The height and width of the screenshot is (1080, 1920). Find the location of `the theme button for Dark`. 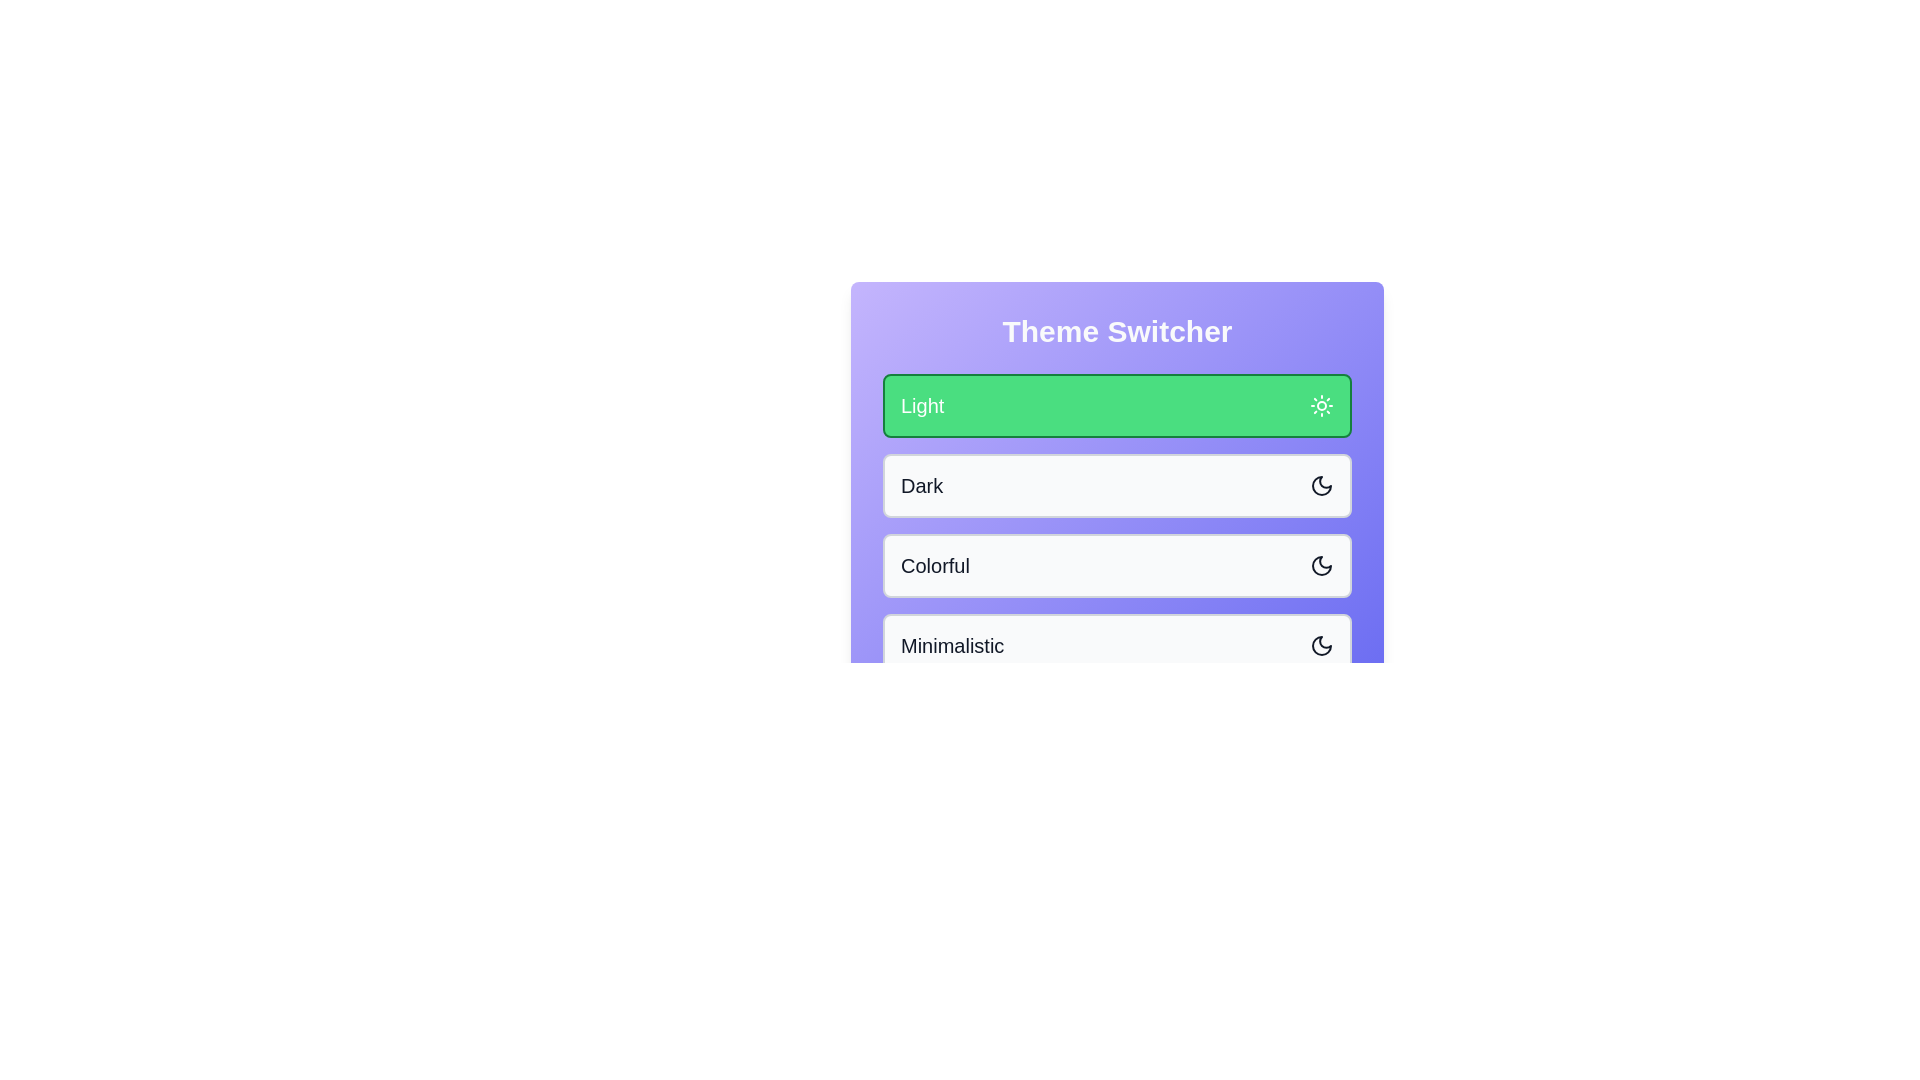

the theme button for Dark is located at coordinates (1116, 486).